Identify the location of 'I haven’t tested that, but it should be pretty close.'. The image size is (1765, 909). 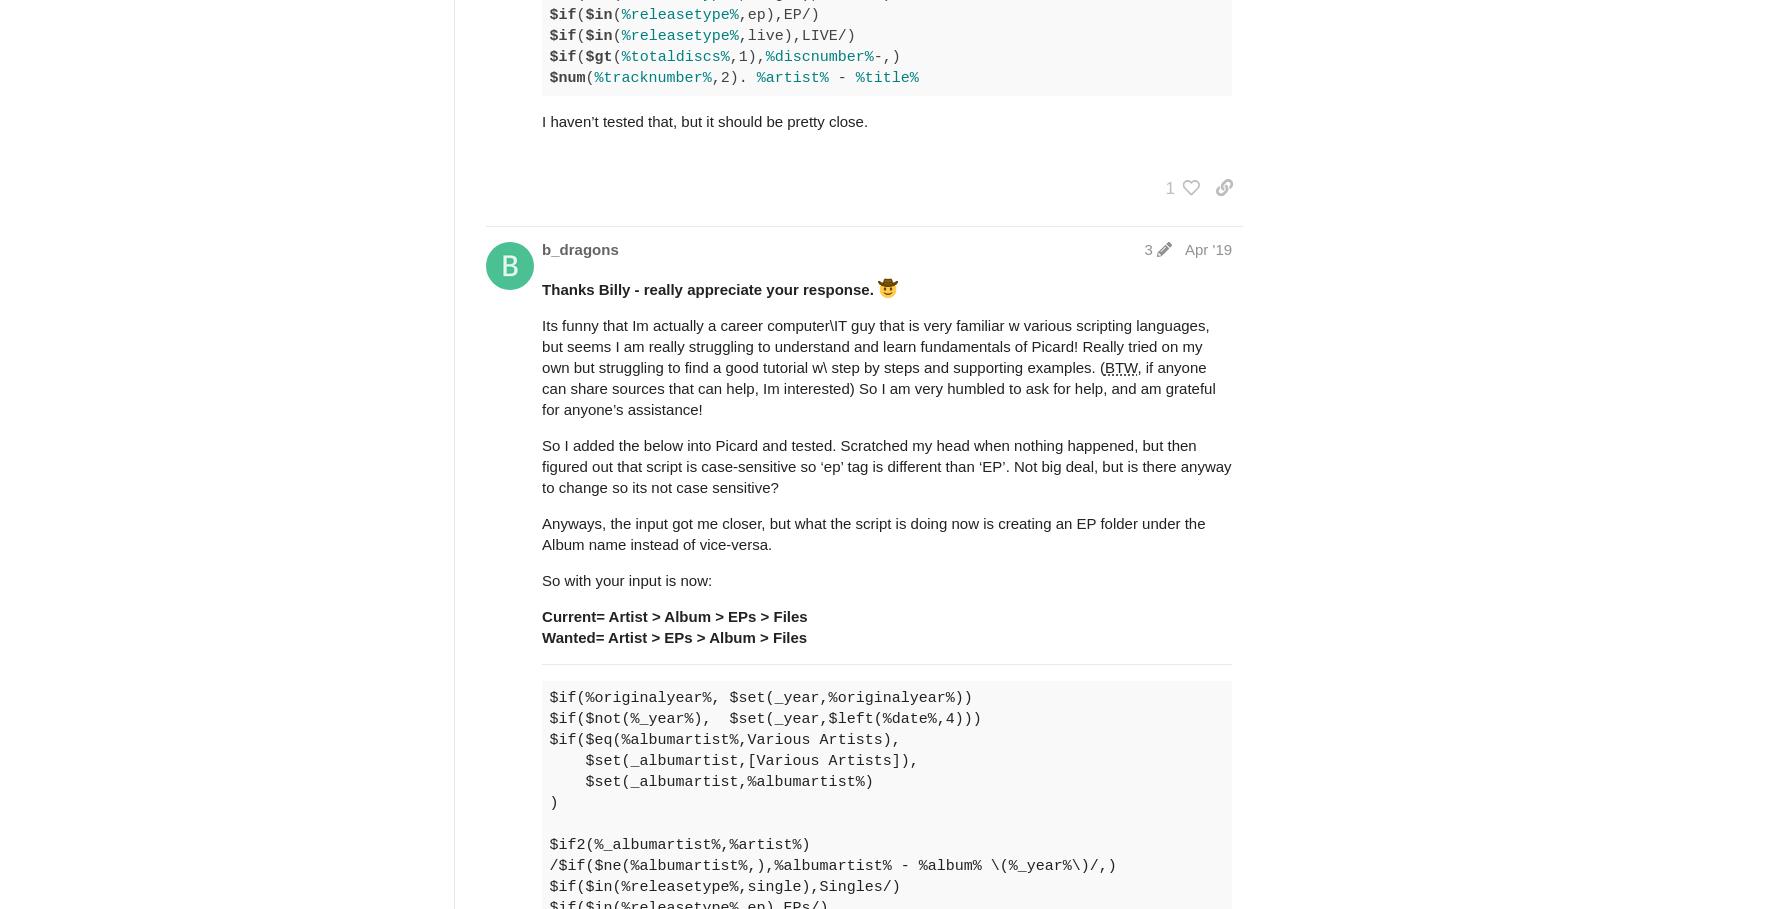
(541, 121).